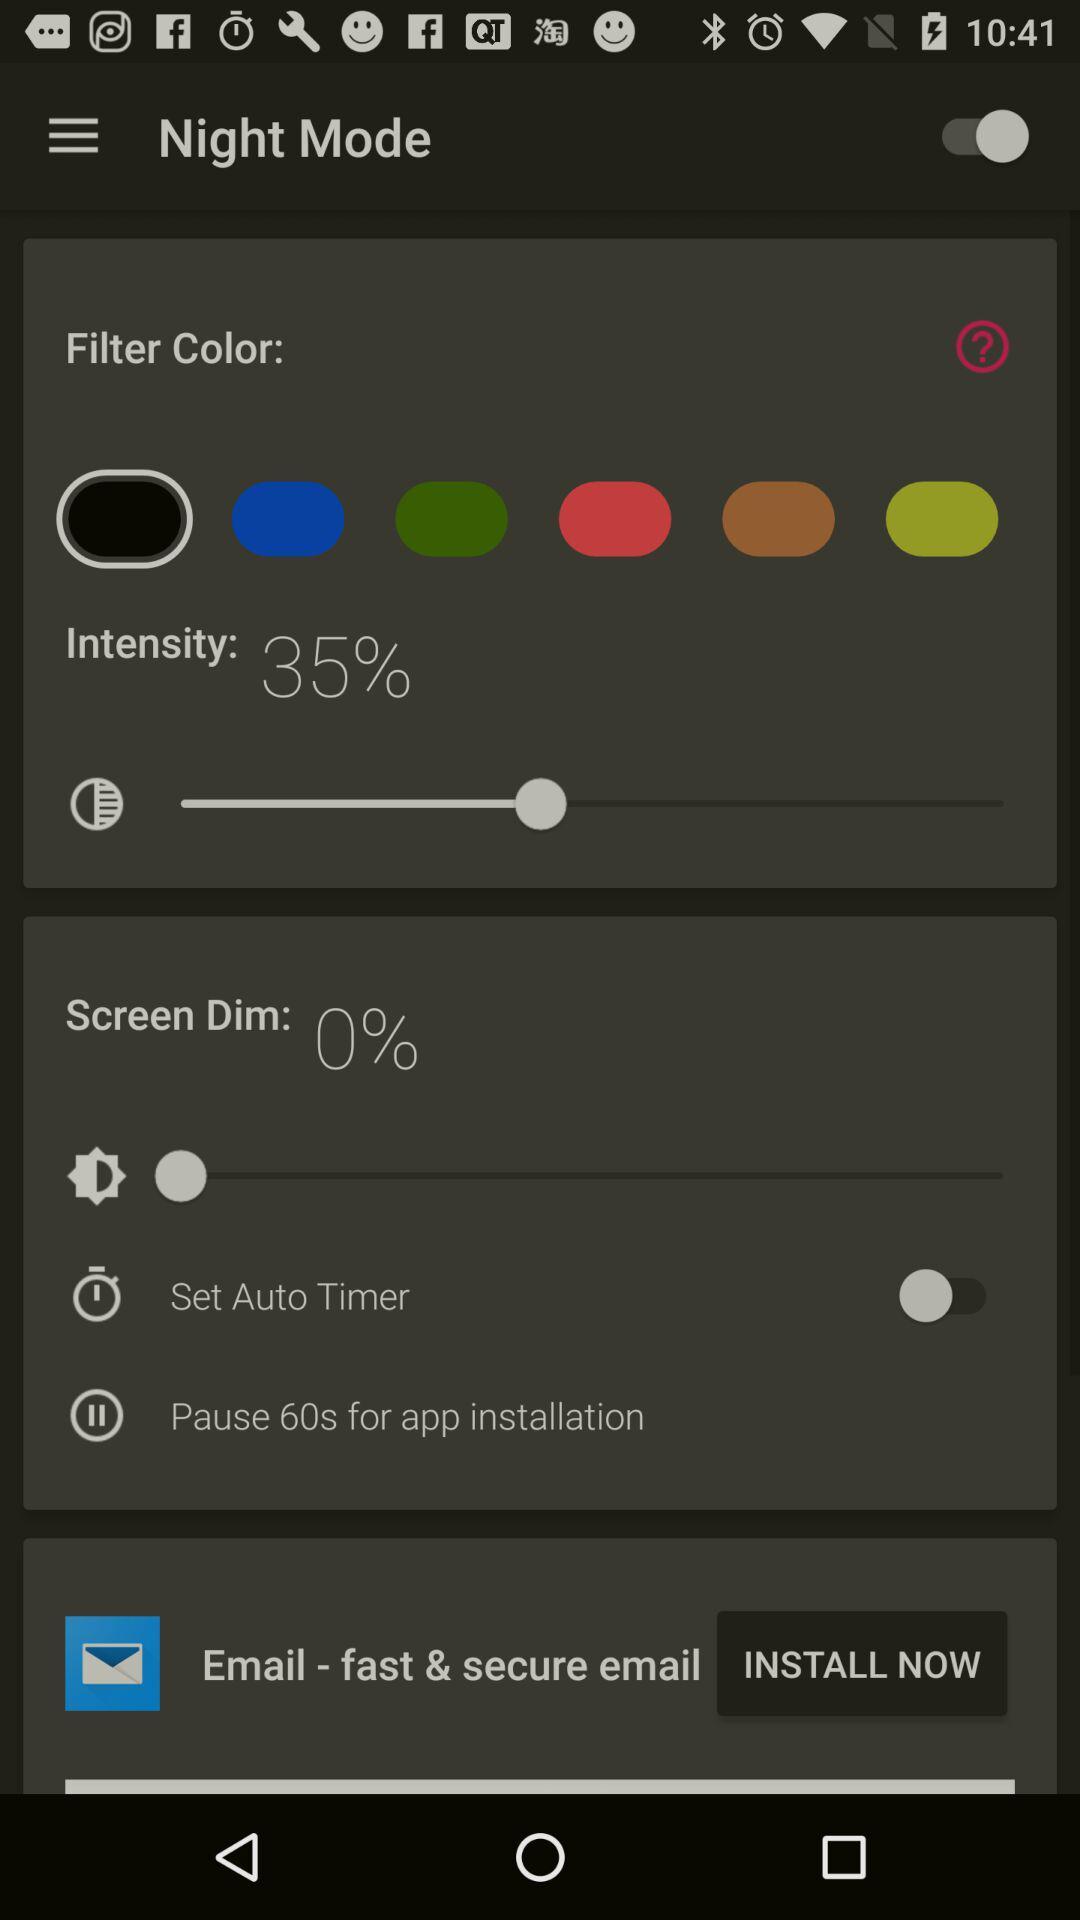 Image resolution: width=1080 pixels, height=1920 pixels. I want to click on get help, so click(981, 346).